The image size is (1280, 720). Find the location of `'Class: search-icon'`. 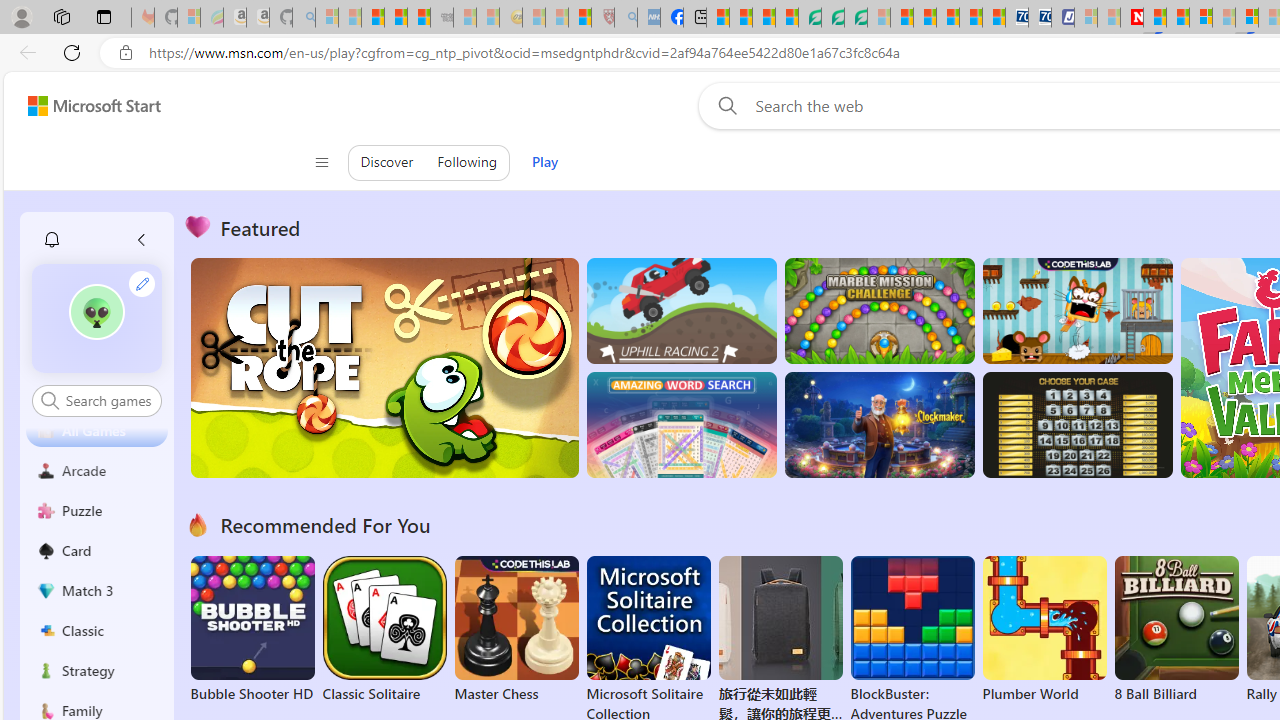

'Class: search-icon' is located at coordinates (50, 400).